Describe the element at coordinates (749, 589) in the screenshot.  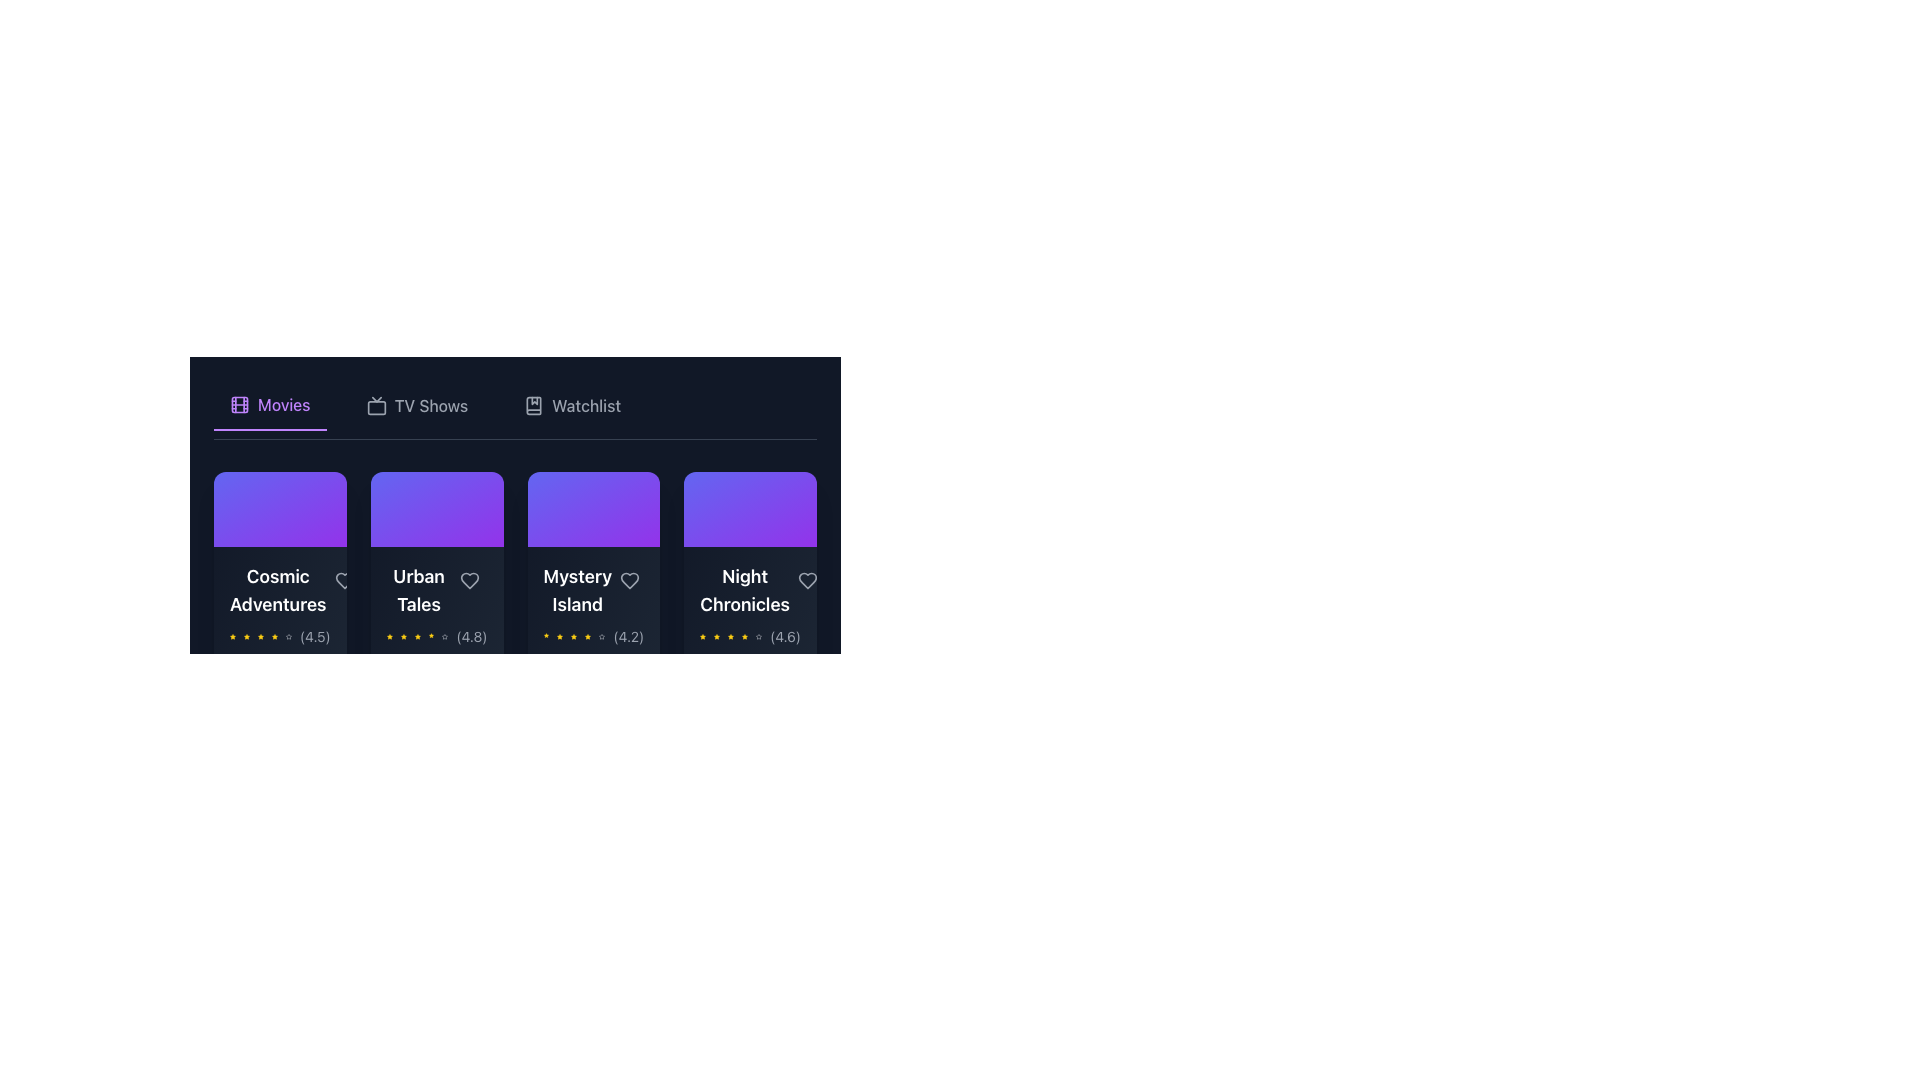
I see `text displayed in the label component that indicates the movie title 'Night Chronicles', located in the lower part of the fourth card in a horizontally-aligned list of movies` at that location.